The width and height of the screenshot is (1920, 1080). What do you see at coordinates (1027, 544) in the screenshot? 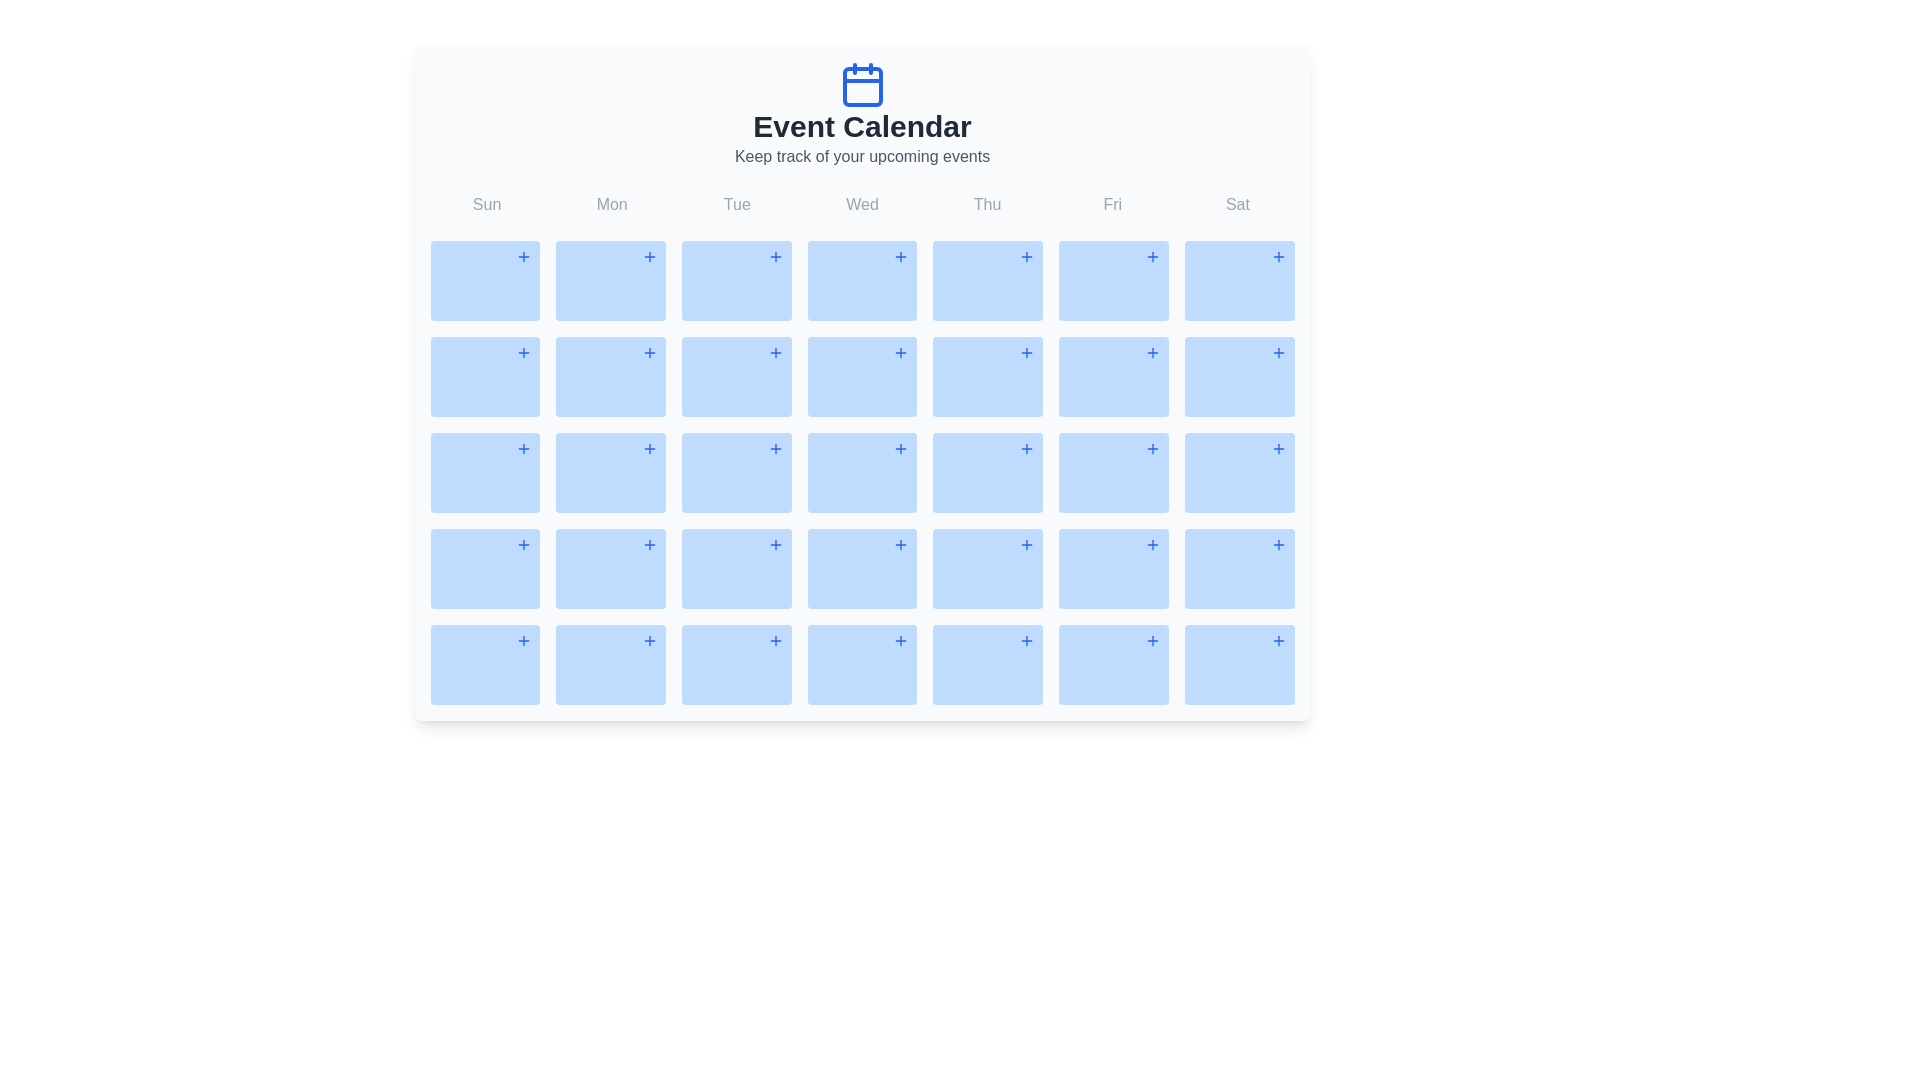
I see `the small blue plus-shaped icon located in the center of the fifth row, fourth column of the calendar grid` at bounding box center [1027, 544].